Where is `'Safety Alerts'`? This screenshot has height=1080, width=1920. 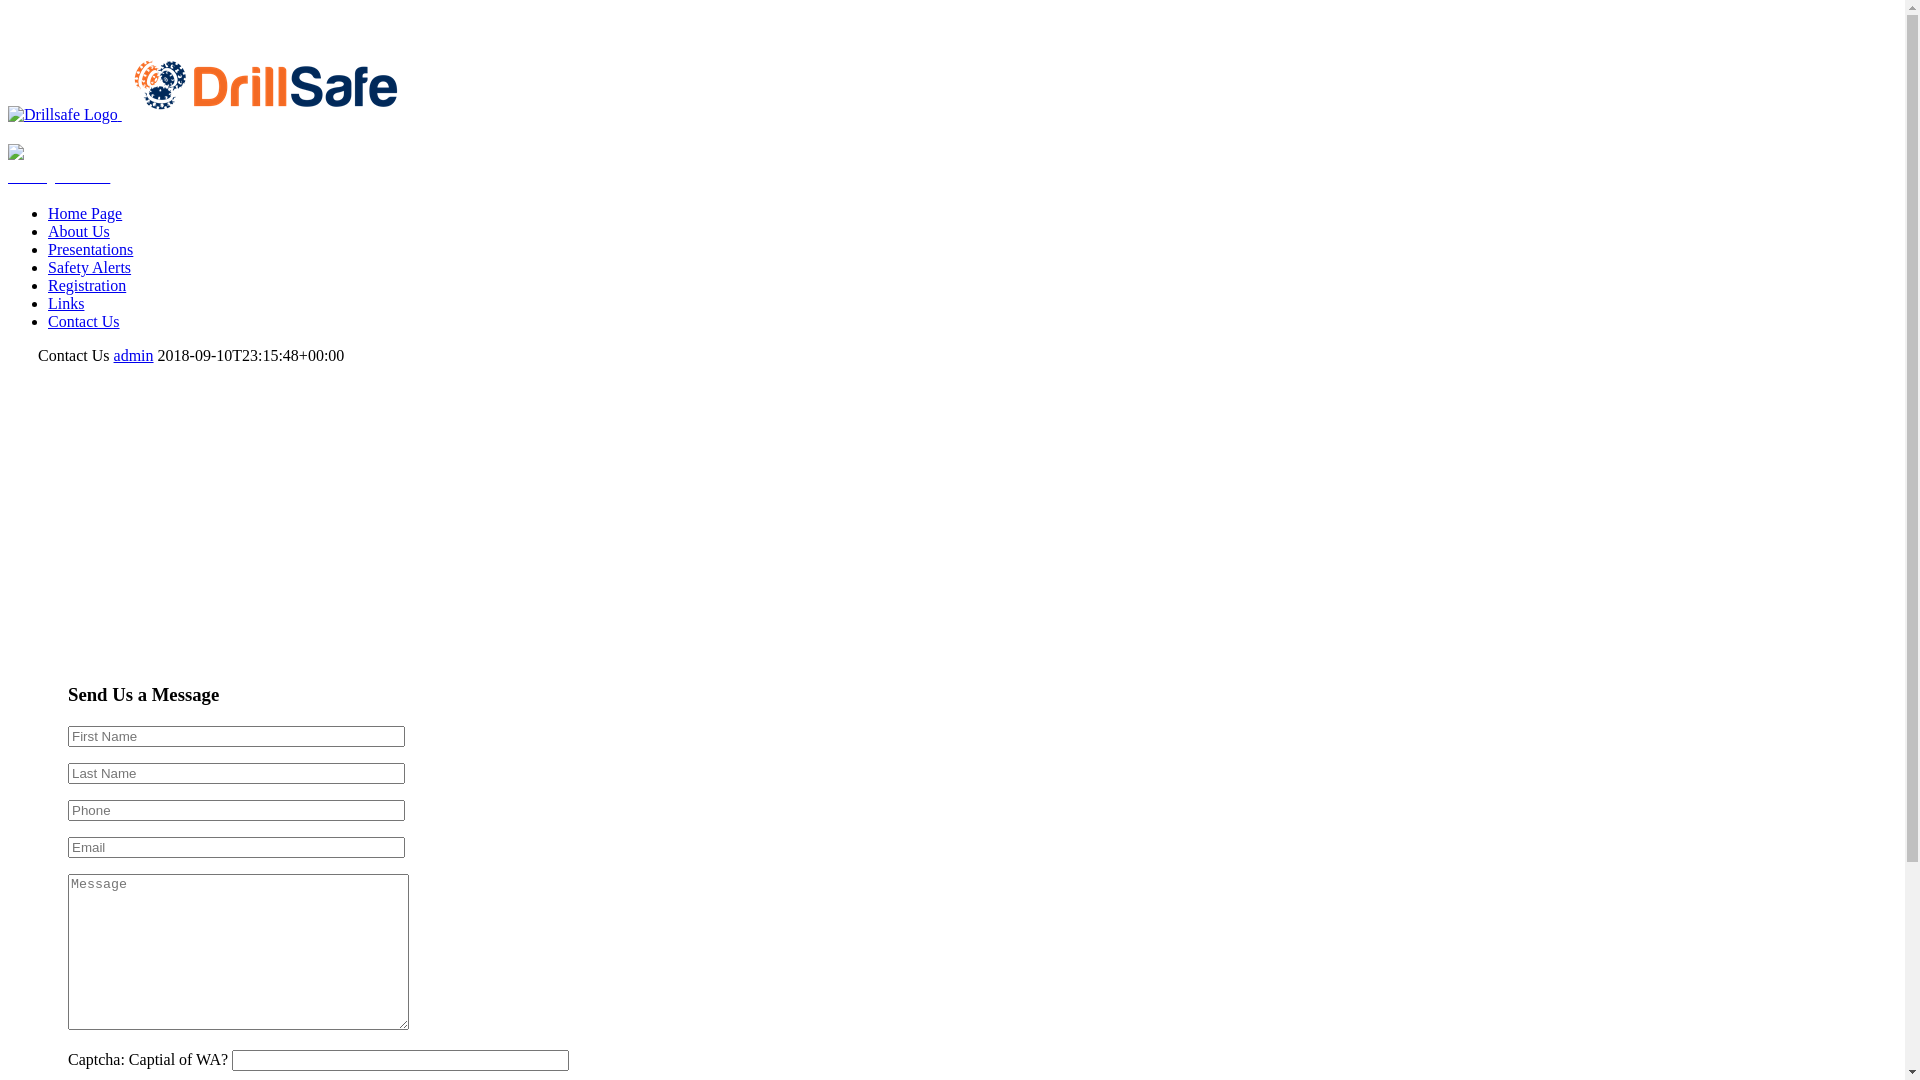
'Safety Alerts' is located at coordinates (58, 174).